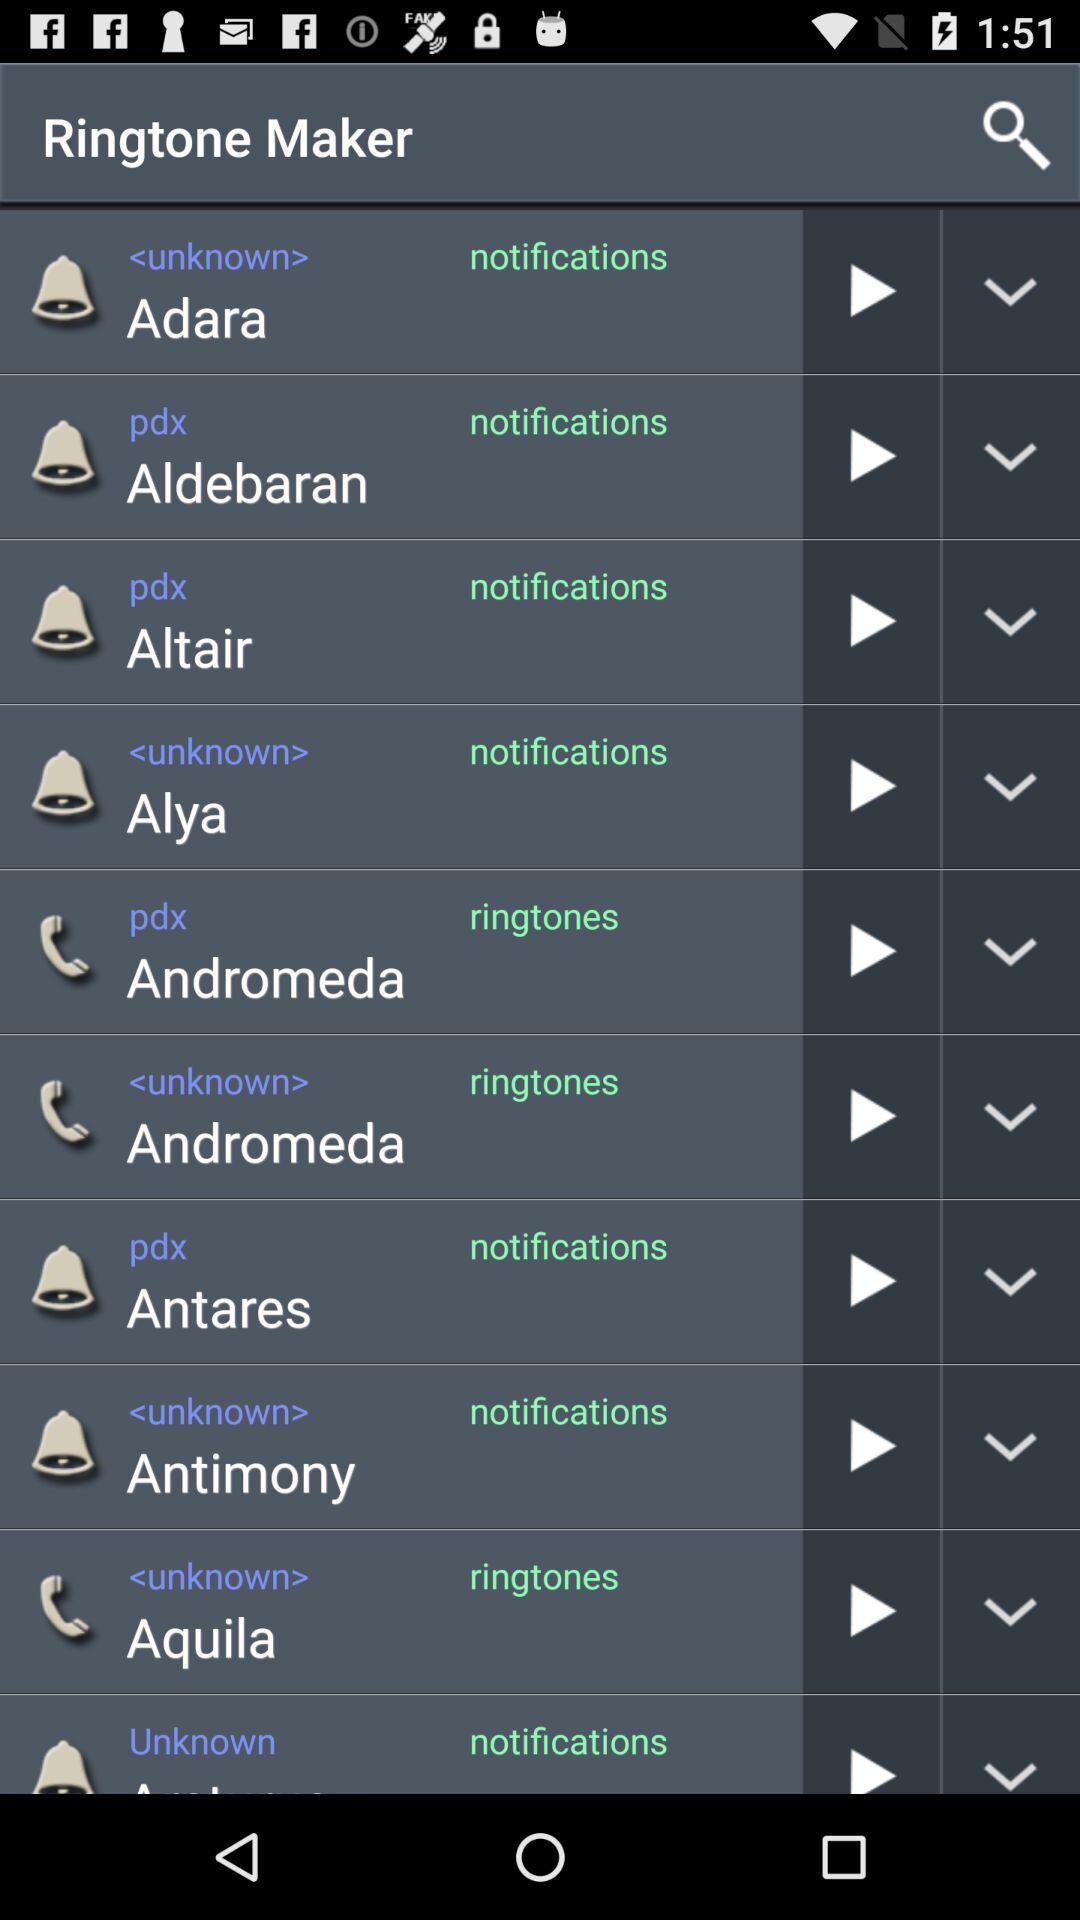 Image resolution: width=1080 pixels, height=1920 pixels. I want to click on arcturus icon, so click(227, 1779).